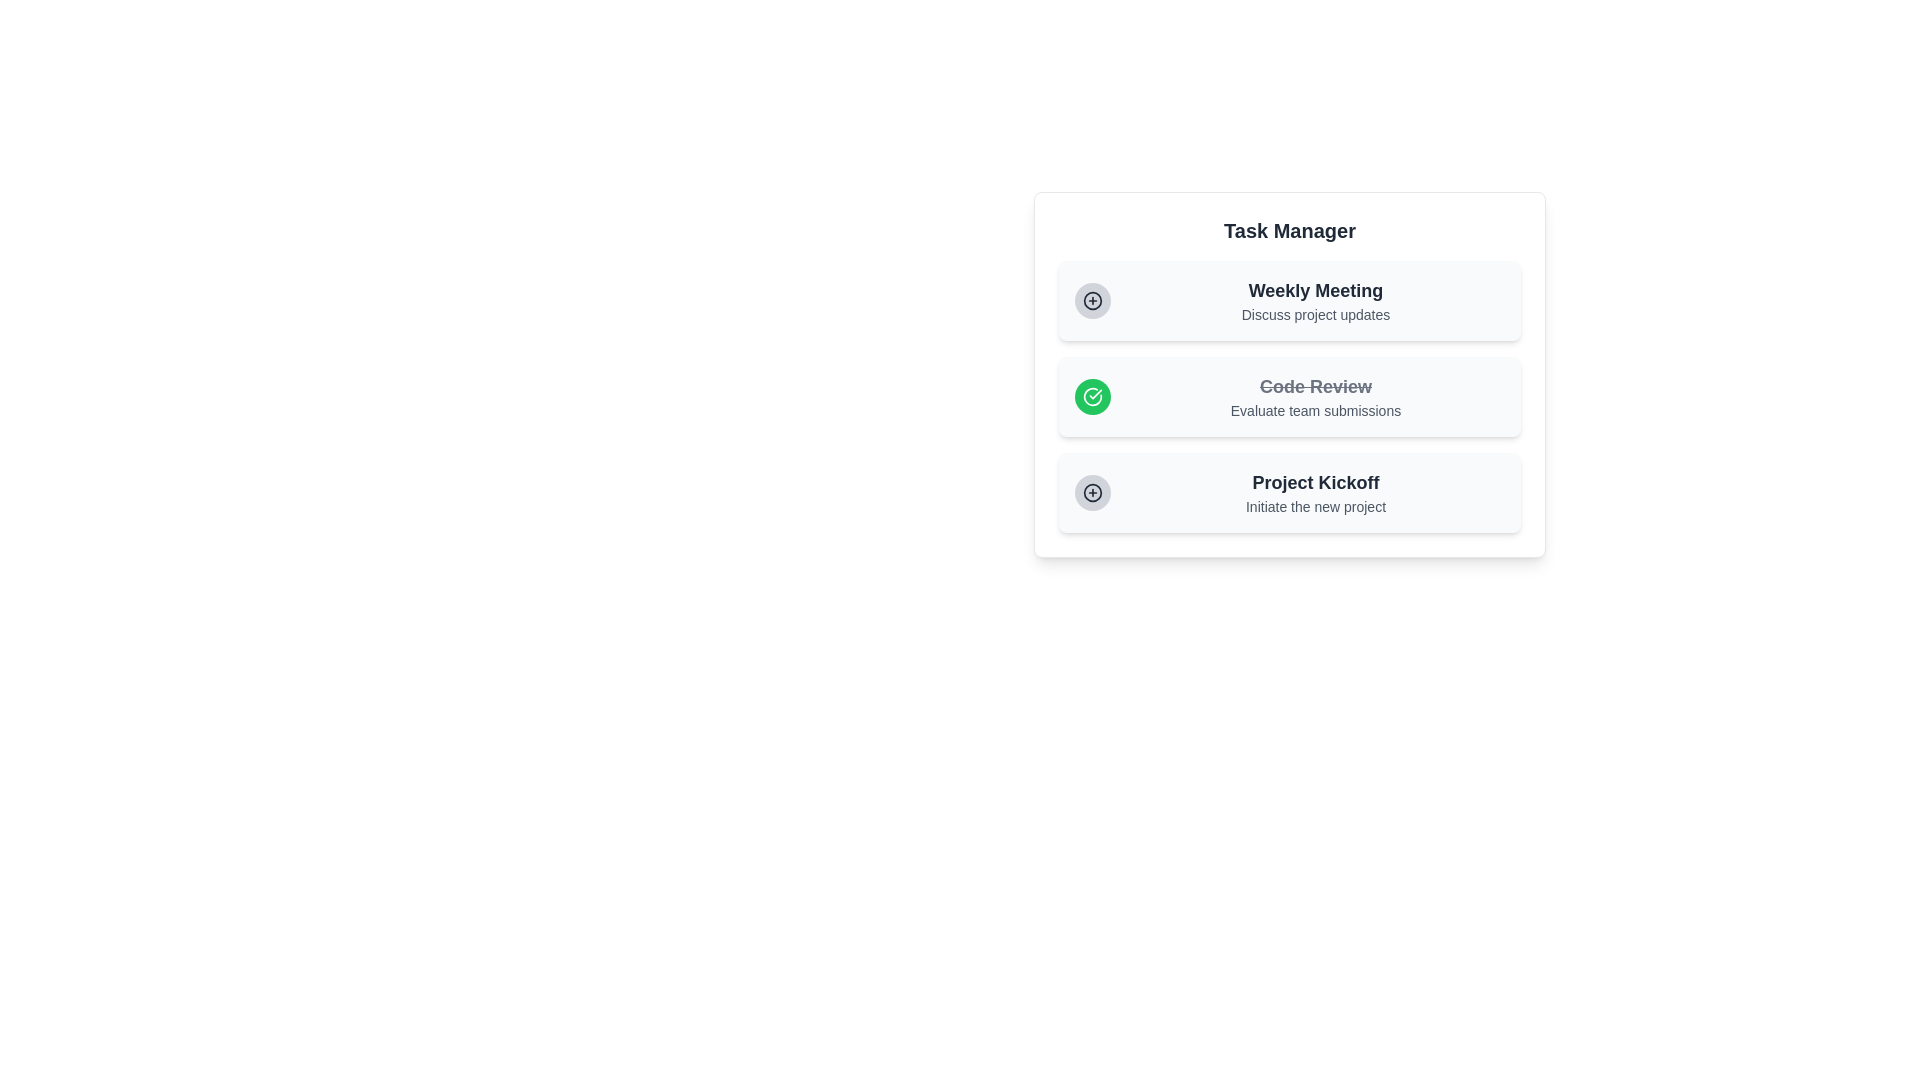  What do you see at coordinates (1290, 374) in the screenshot?
I see `the completed 'Code Review' task indicator card` at bounding box center [1290, 374].